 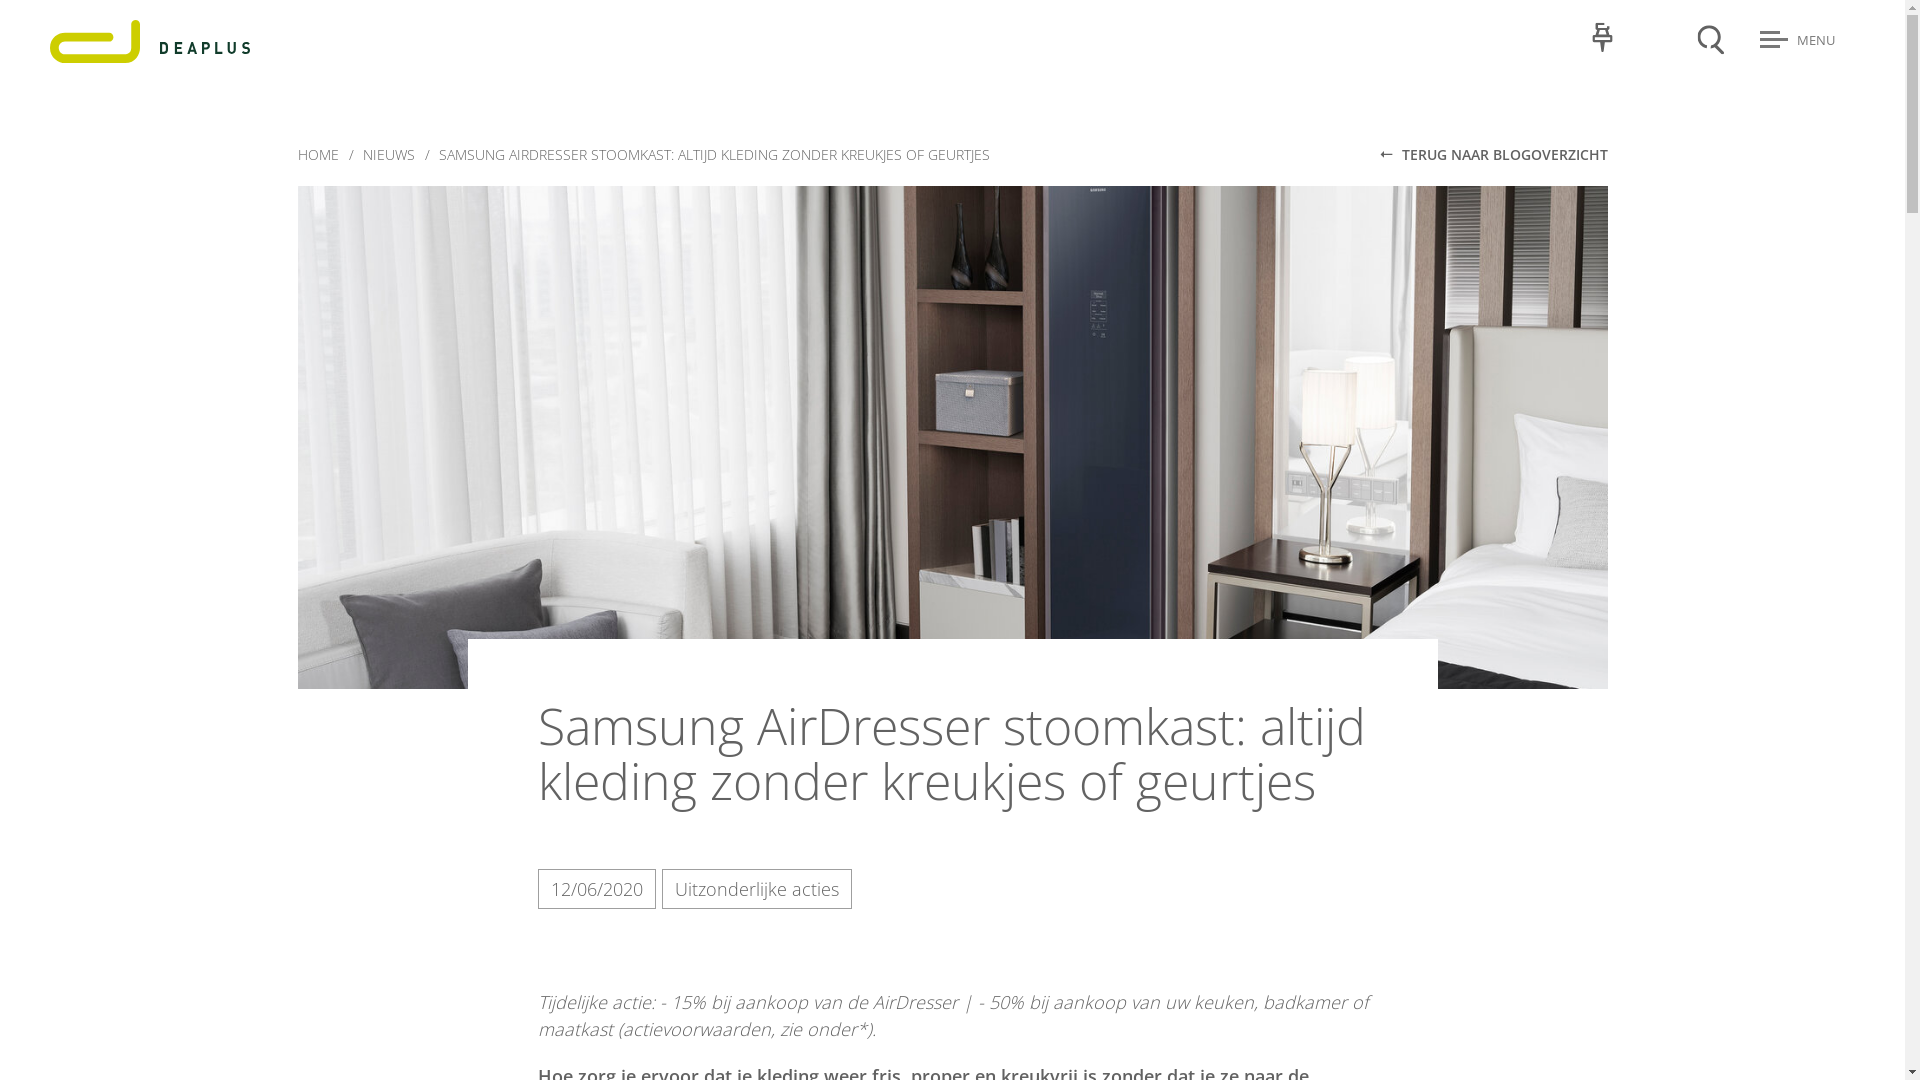 What do you see at coordinates (1807, 39) in the screenshot?
I see `'MENU'` at bounding box center [1807, 39].